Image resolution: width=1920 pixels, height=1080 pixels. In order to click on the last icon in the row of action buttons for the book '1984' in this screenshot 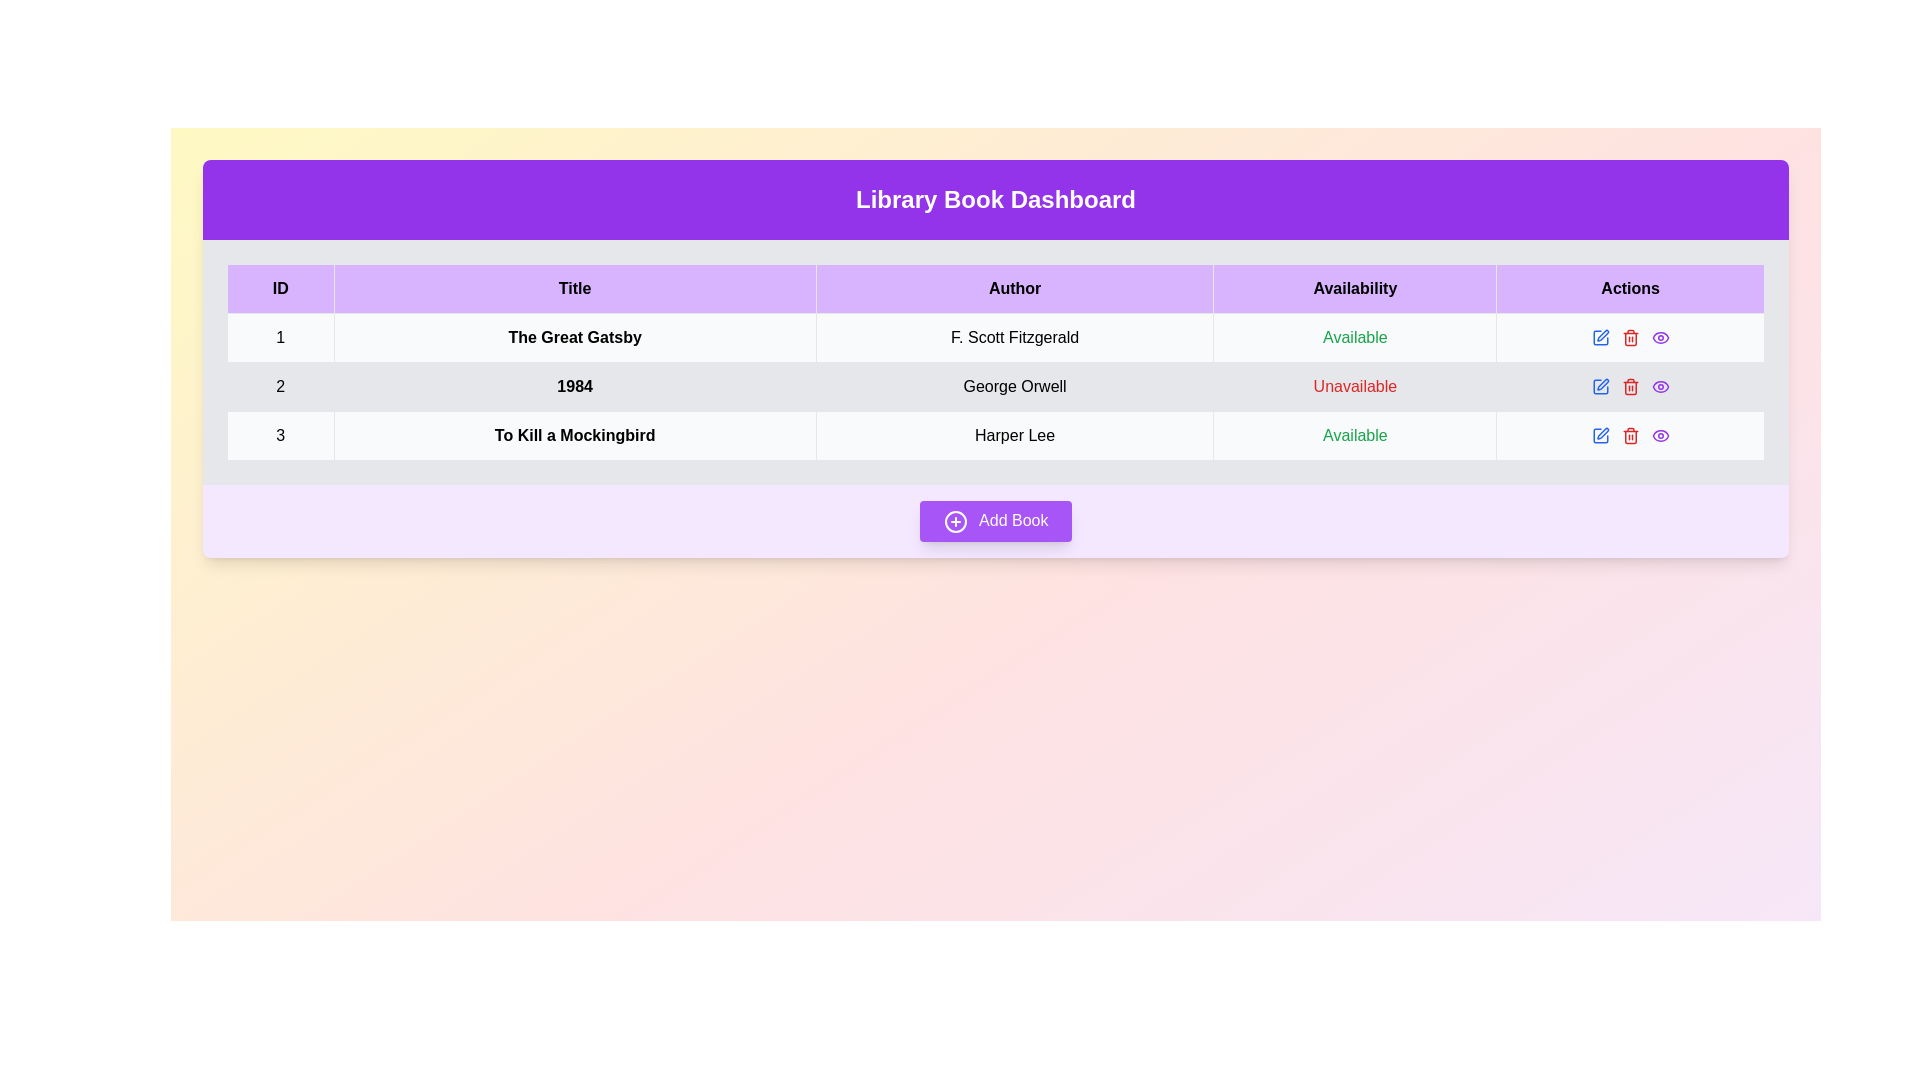, I will do `click(1660, 386)`.